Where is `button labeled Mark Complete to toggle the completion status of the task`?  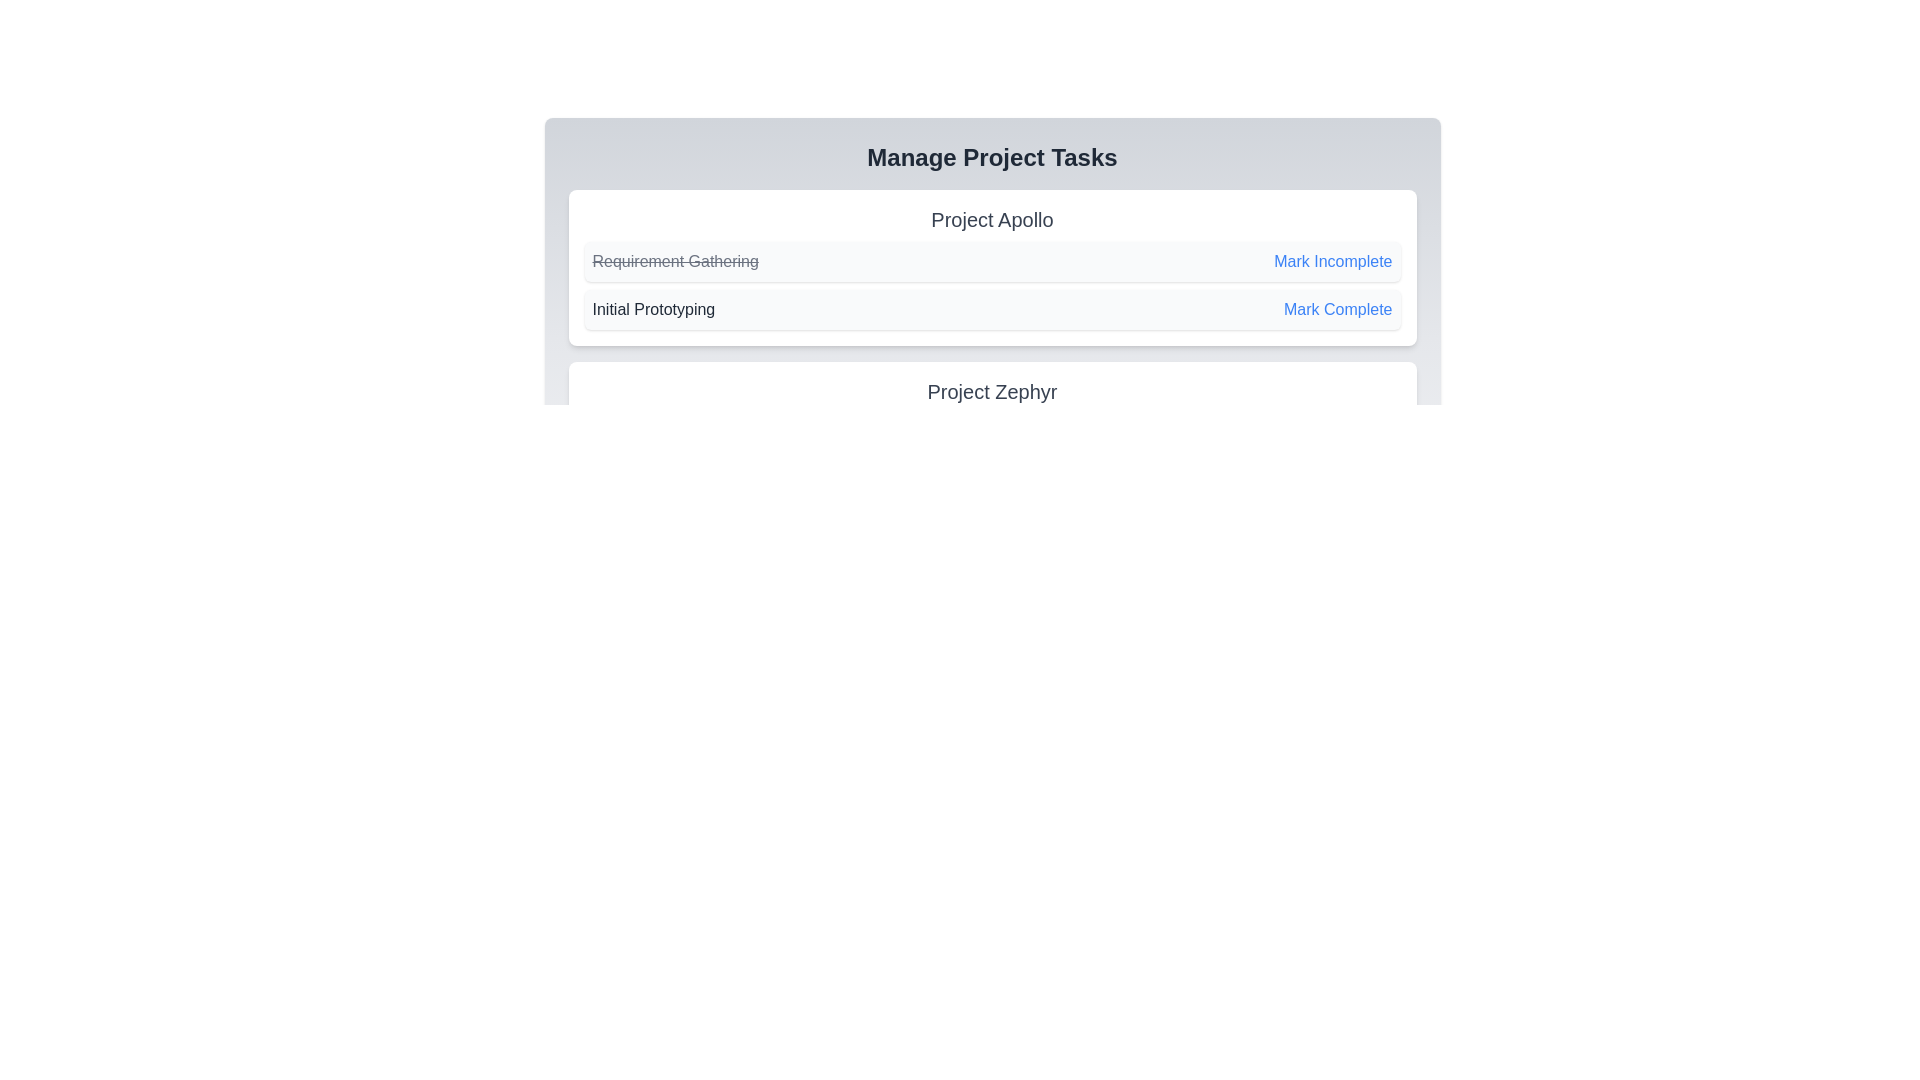
button labeled Mark Complete to toggle the completion status of the task is located at coordinates (1338, 309).